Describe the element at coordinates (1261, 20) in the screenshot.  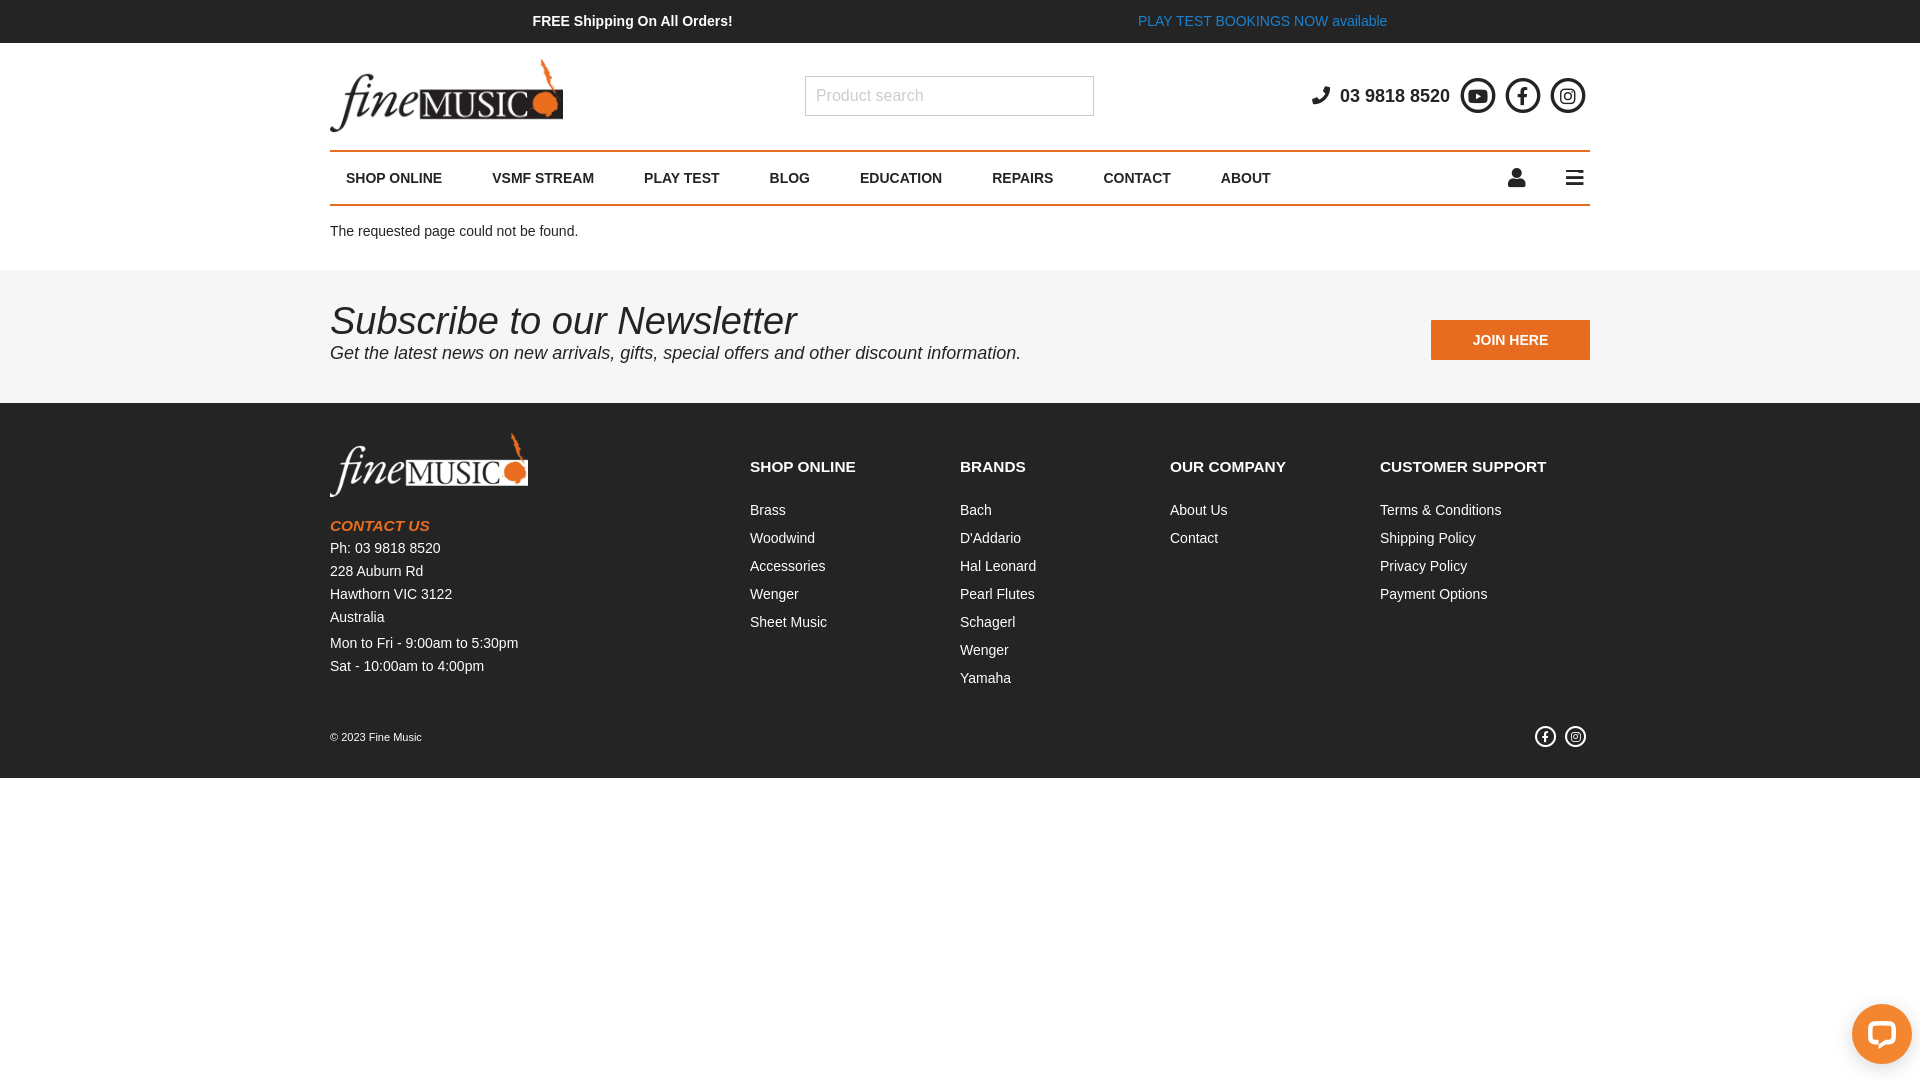
I see `'PLAY TEST BOOKINGS NOW available'` at that location.